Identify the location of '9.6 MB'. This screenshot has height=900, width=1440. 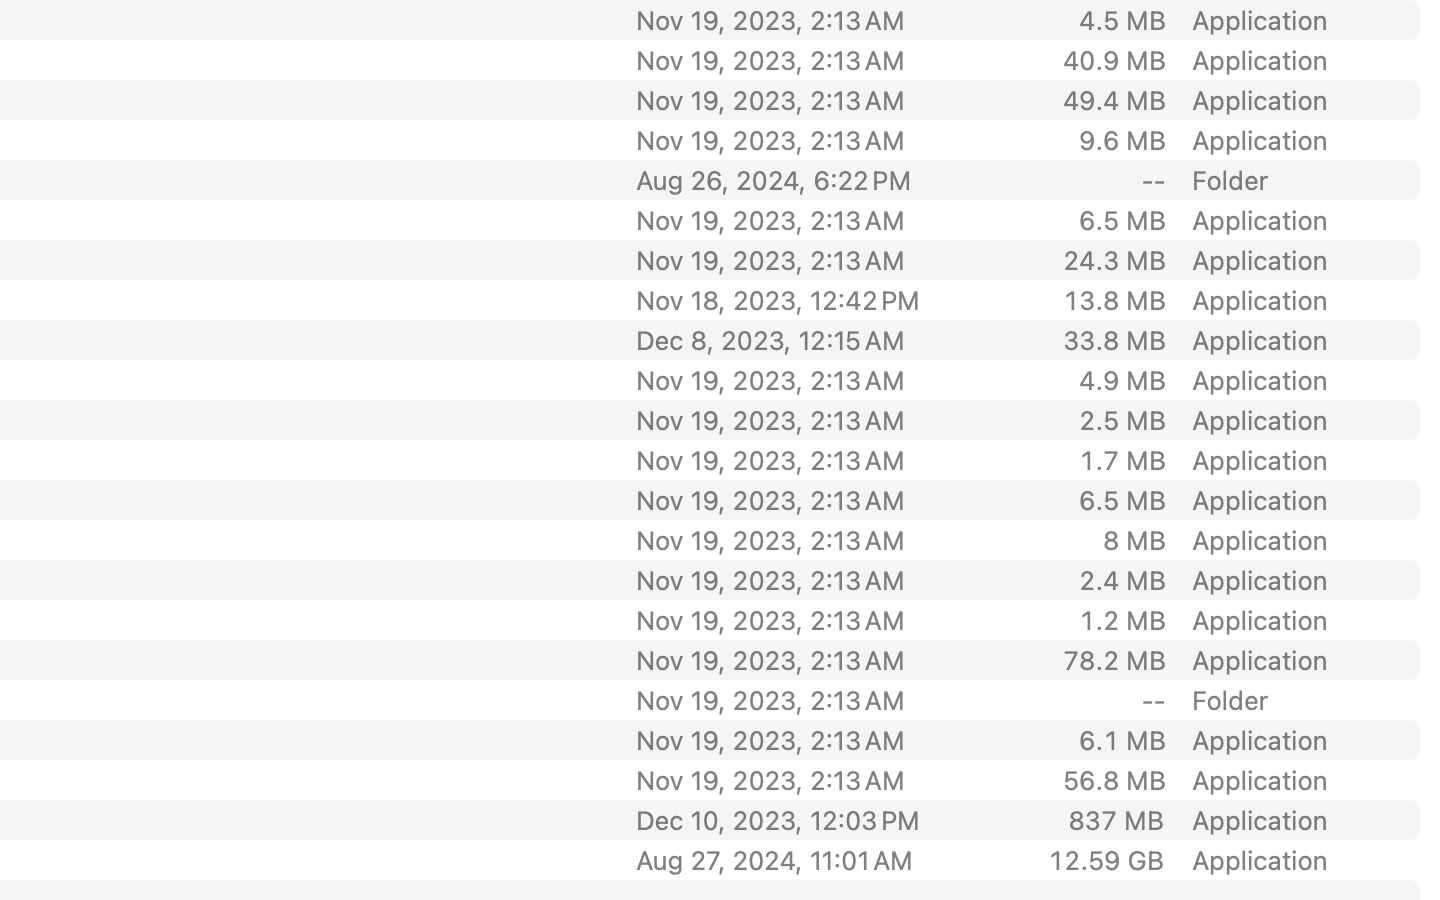
(1121, 140).